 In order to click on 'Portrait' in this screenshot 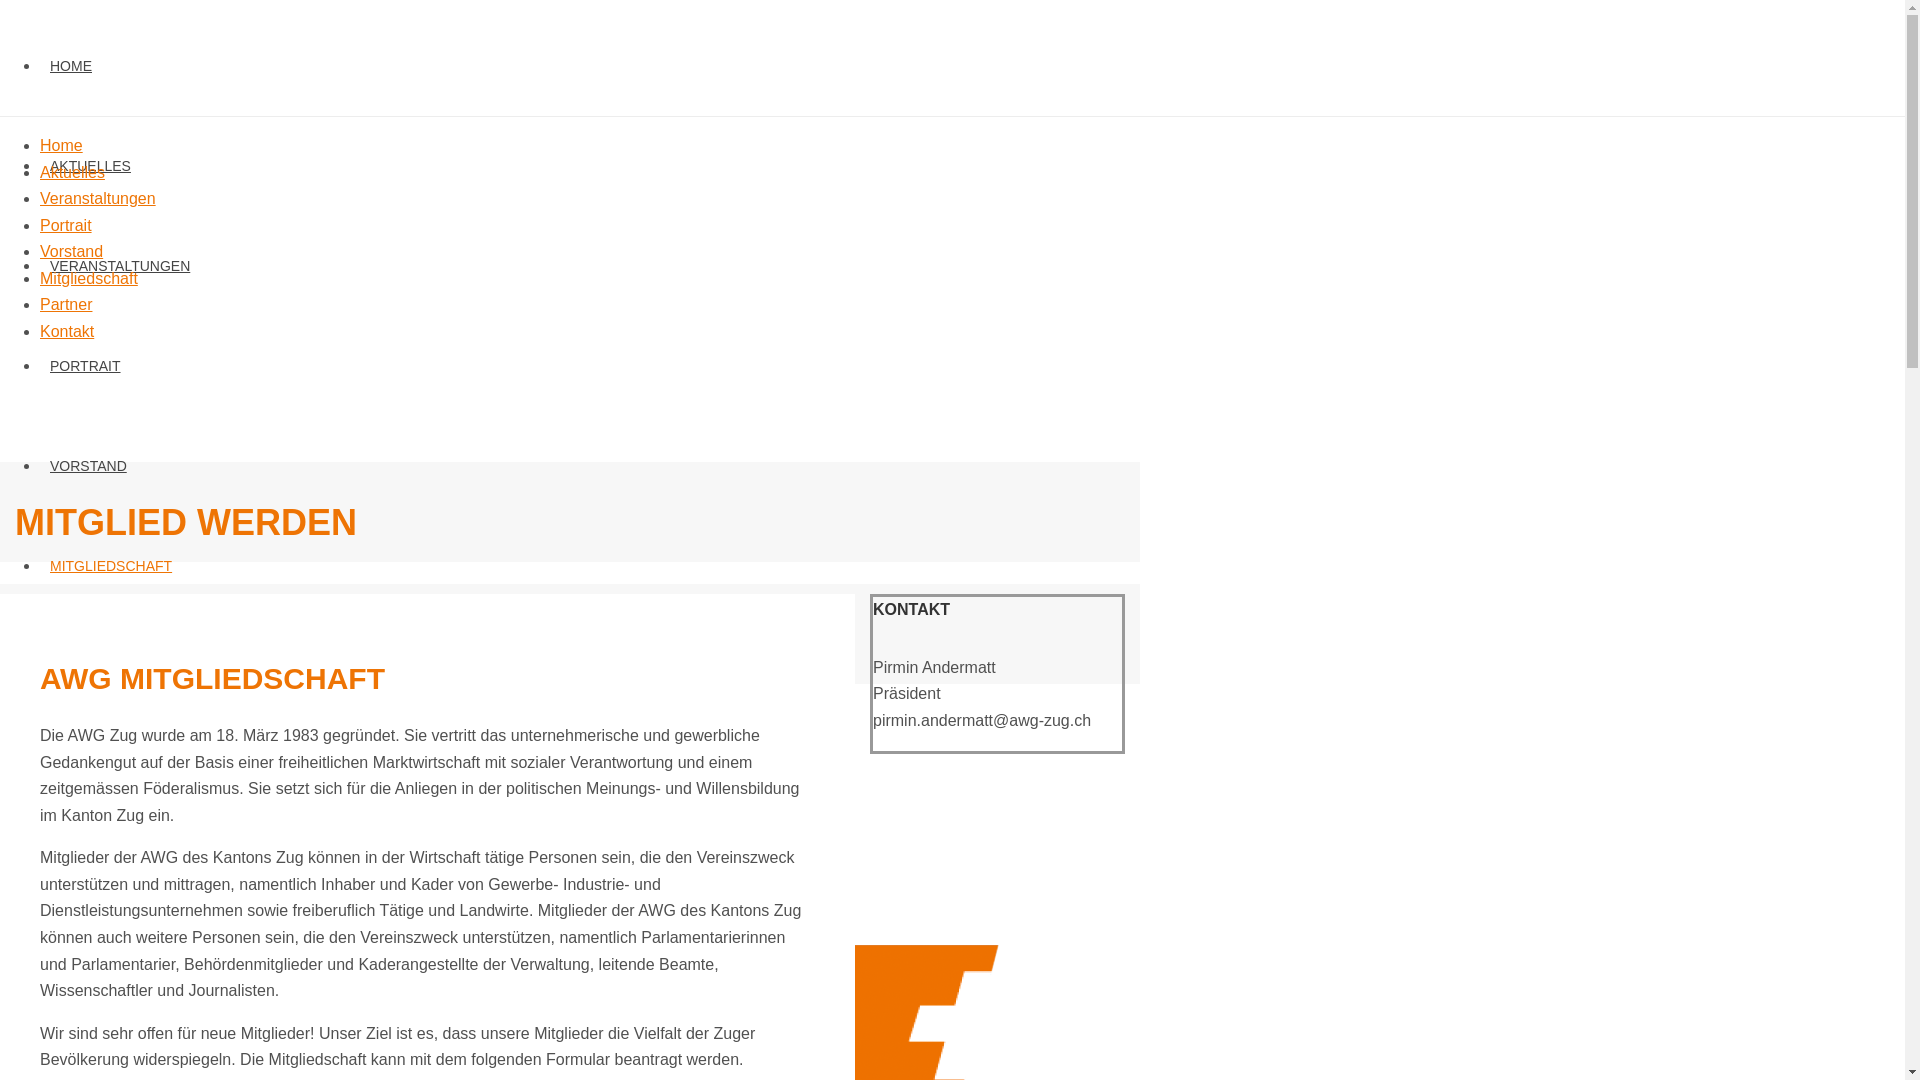, I will do `click(66, 225)`.